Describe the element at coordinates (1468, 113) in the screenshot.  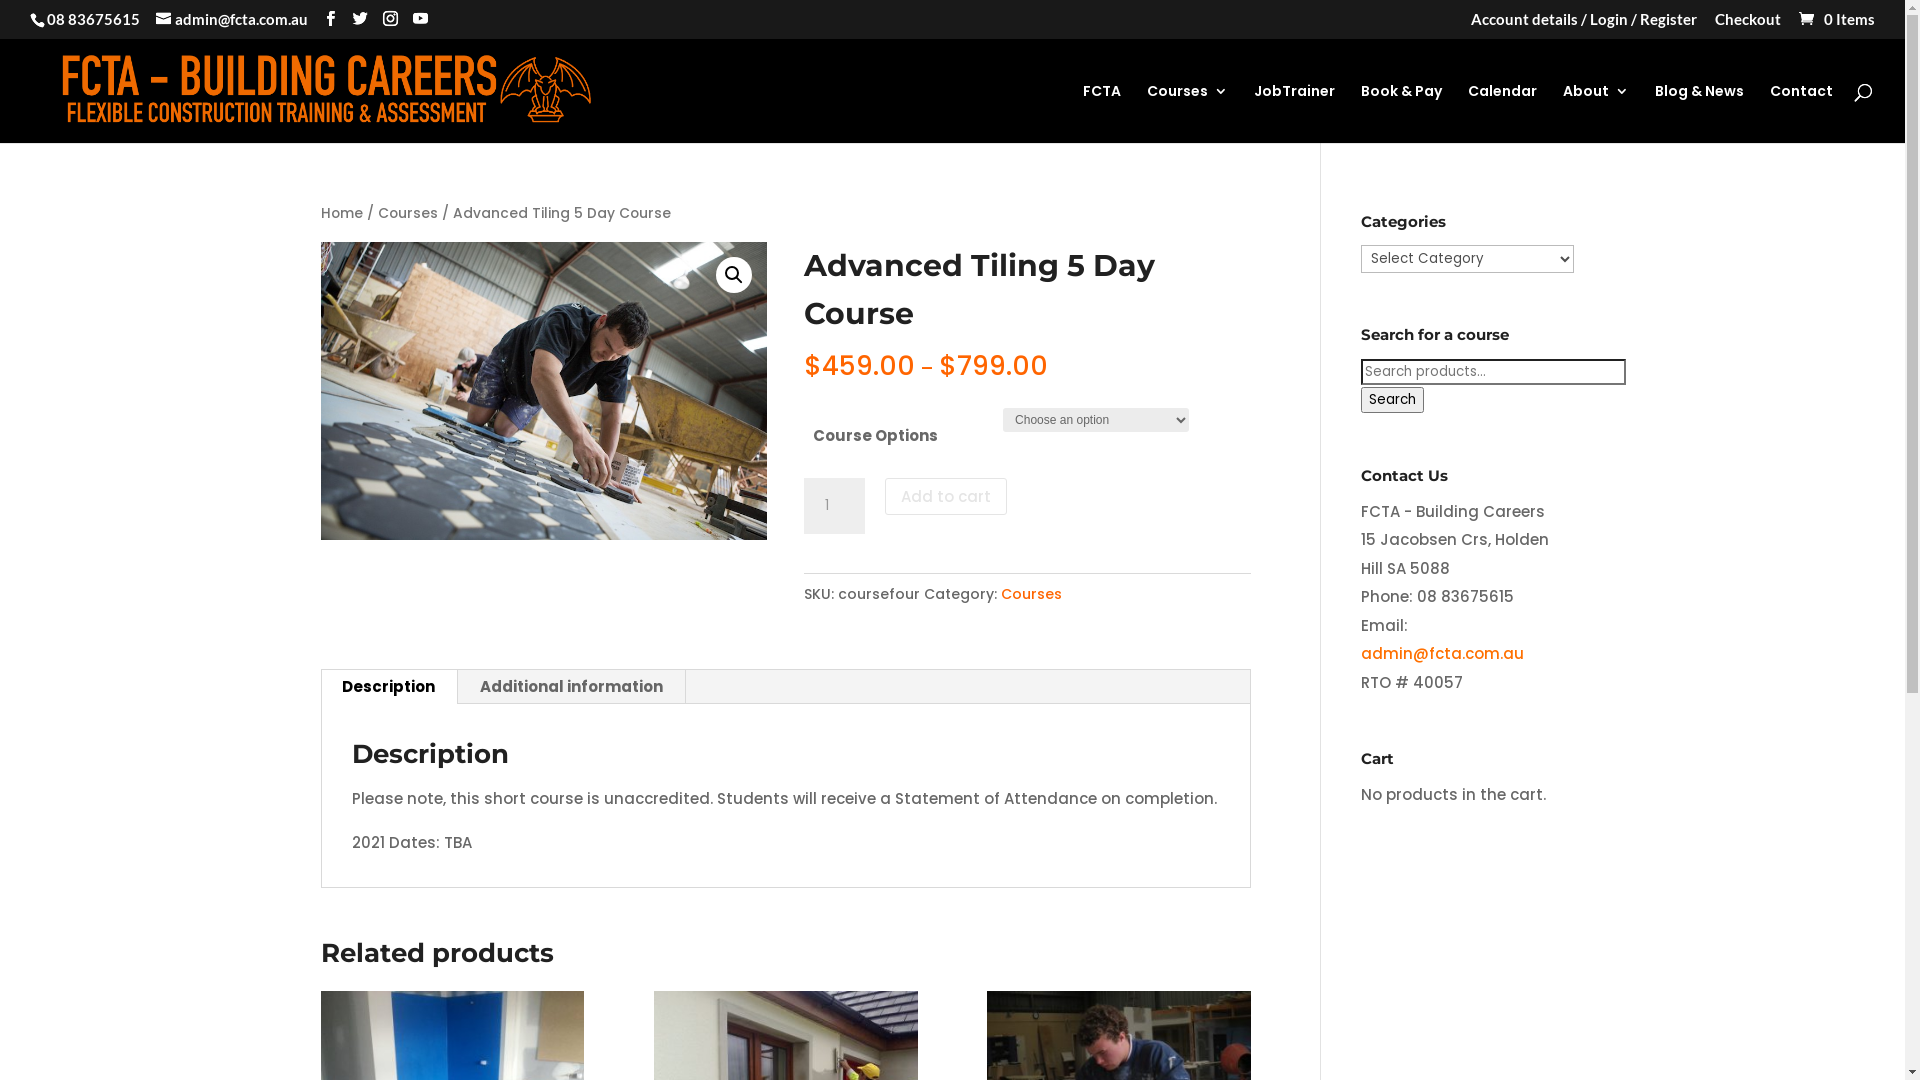
I see `'Calendar'` at that location.